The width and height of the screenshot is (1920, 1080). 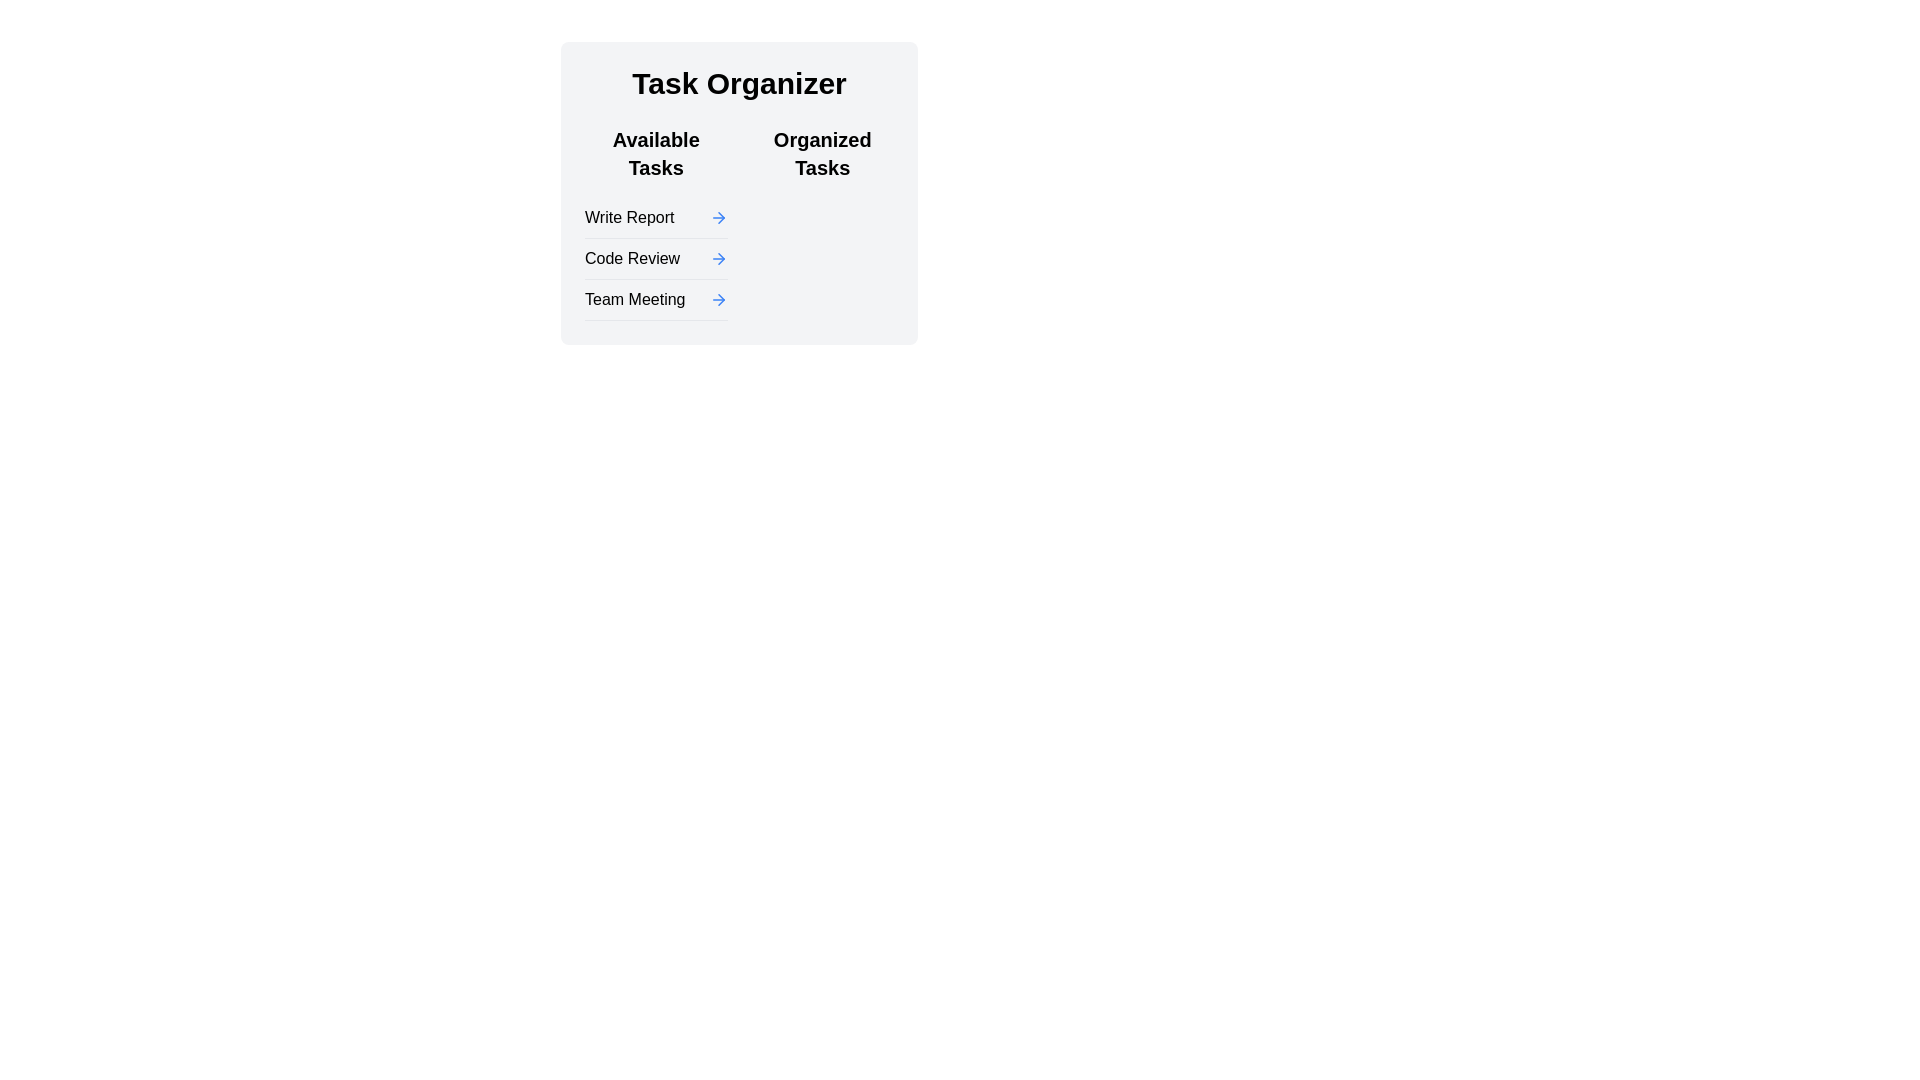 I want to click on the 'Write Report' text in the first row of the 'Available Tasks' list in the 'Task Organizer' interface, so click(x=656, y=218).